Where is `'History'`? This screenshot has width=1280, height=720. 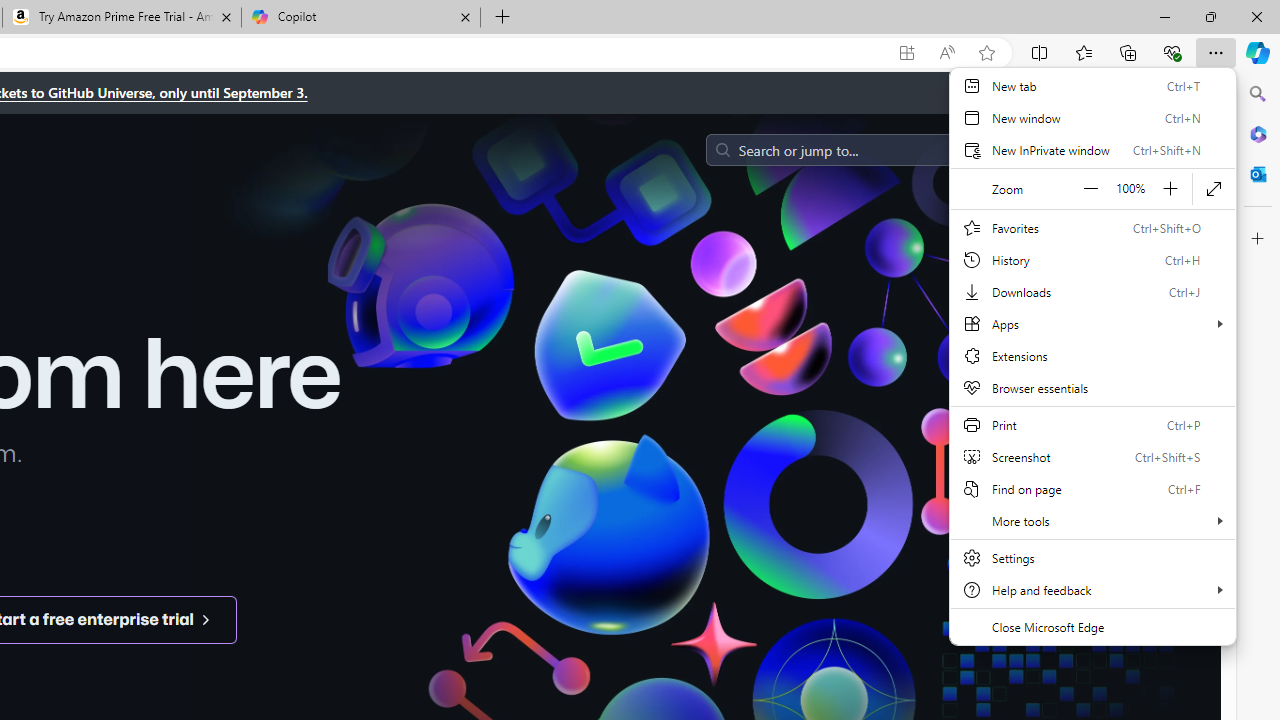
'History' is located at coordinates (1092, 258).